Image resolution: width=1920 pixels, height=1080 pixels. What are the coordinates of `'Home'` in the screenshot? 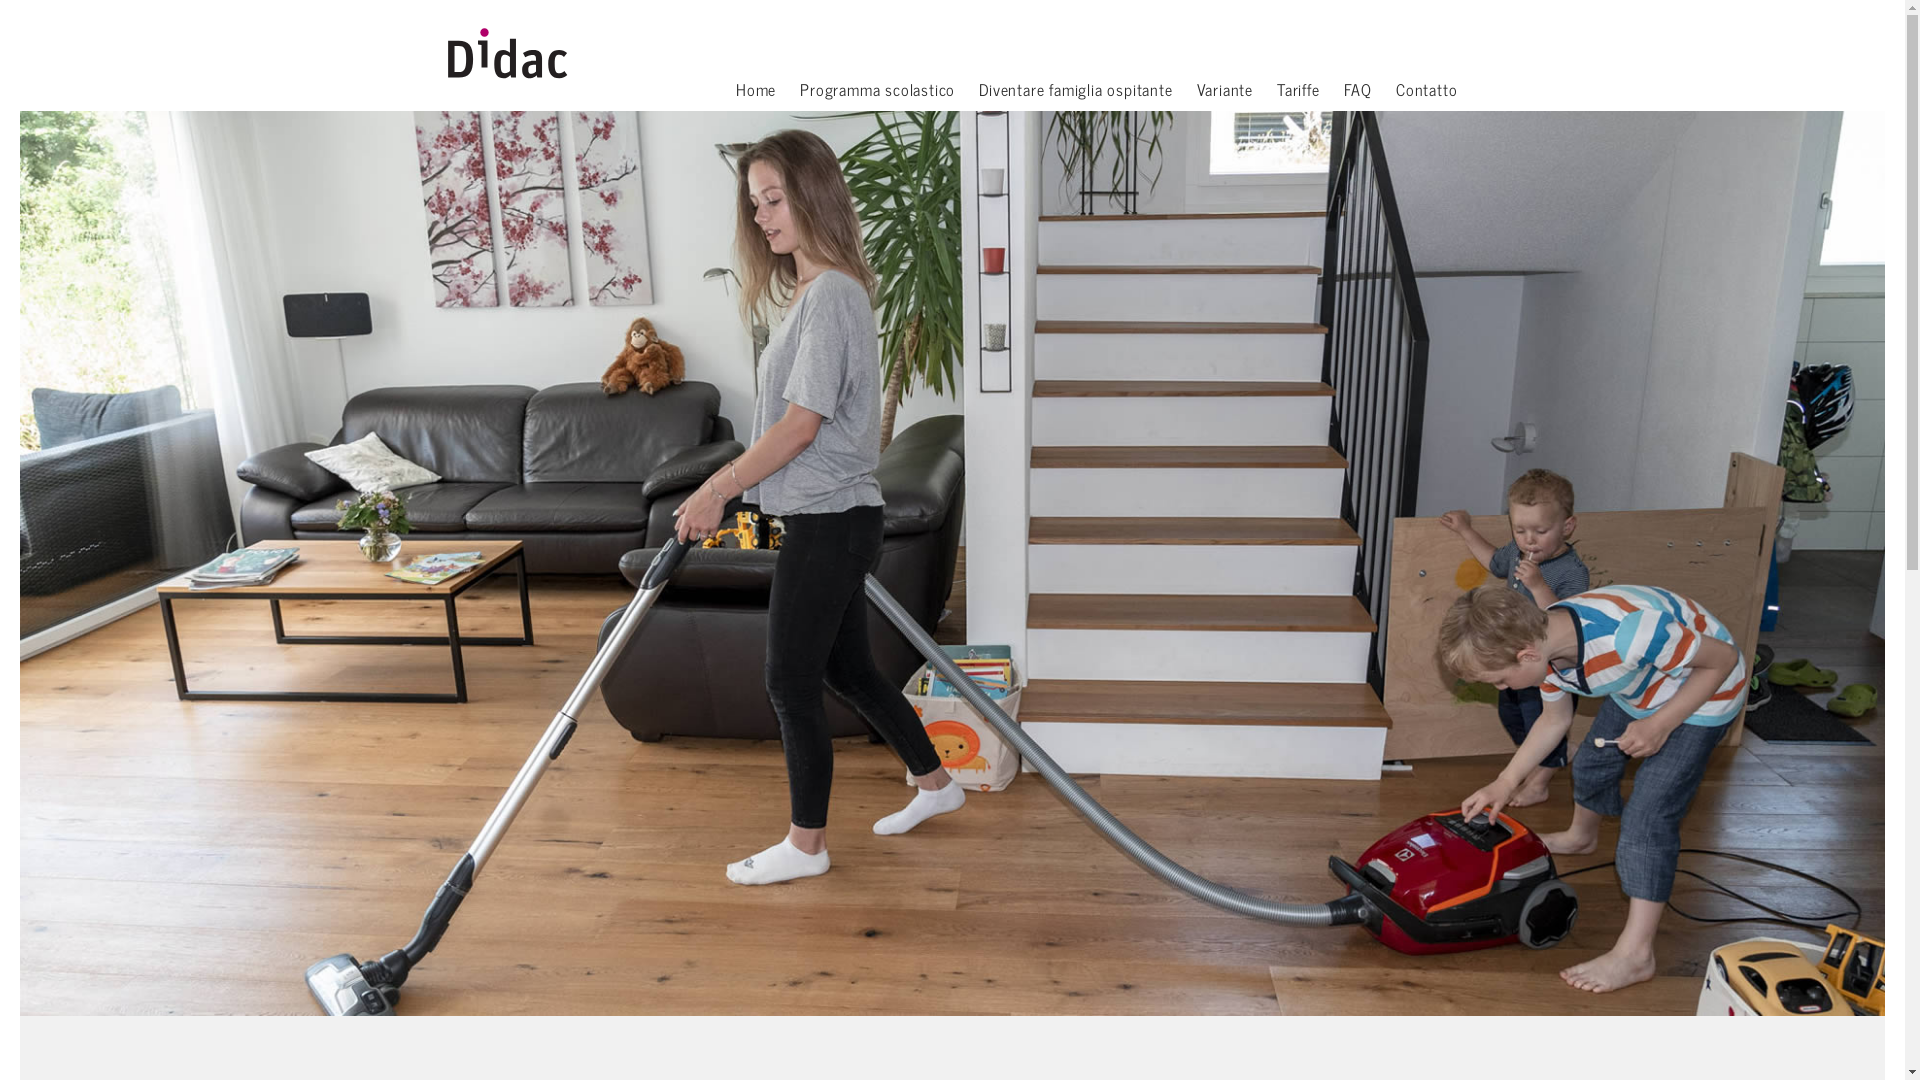 It's located at (734, 92).